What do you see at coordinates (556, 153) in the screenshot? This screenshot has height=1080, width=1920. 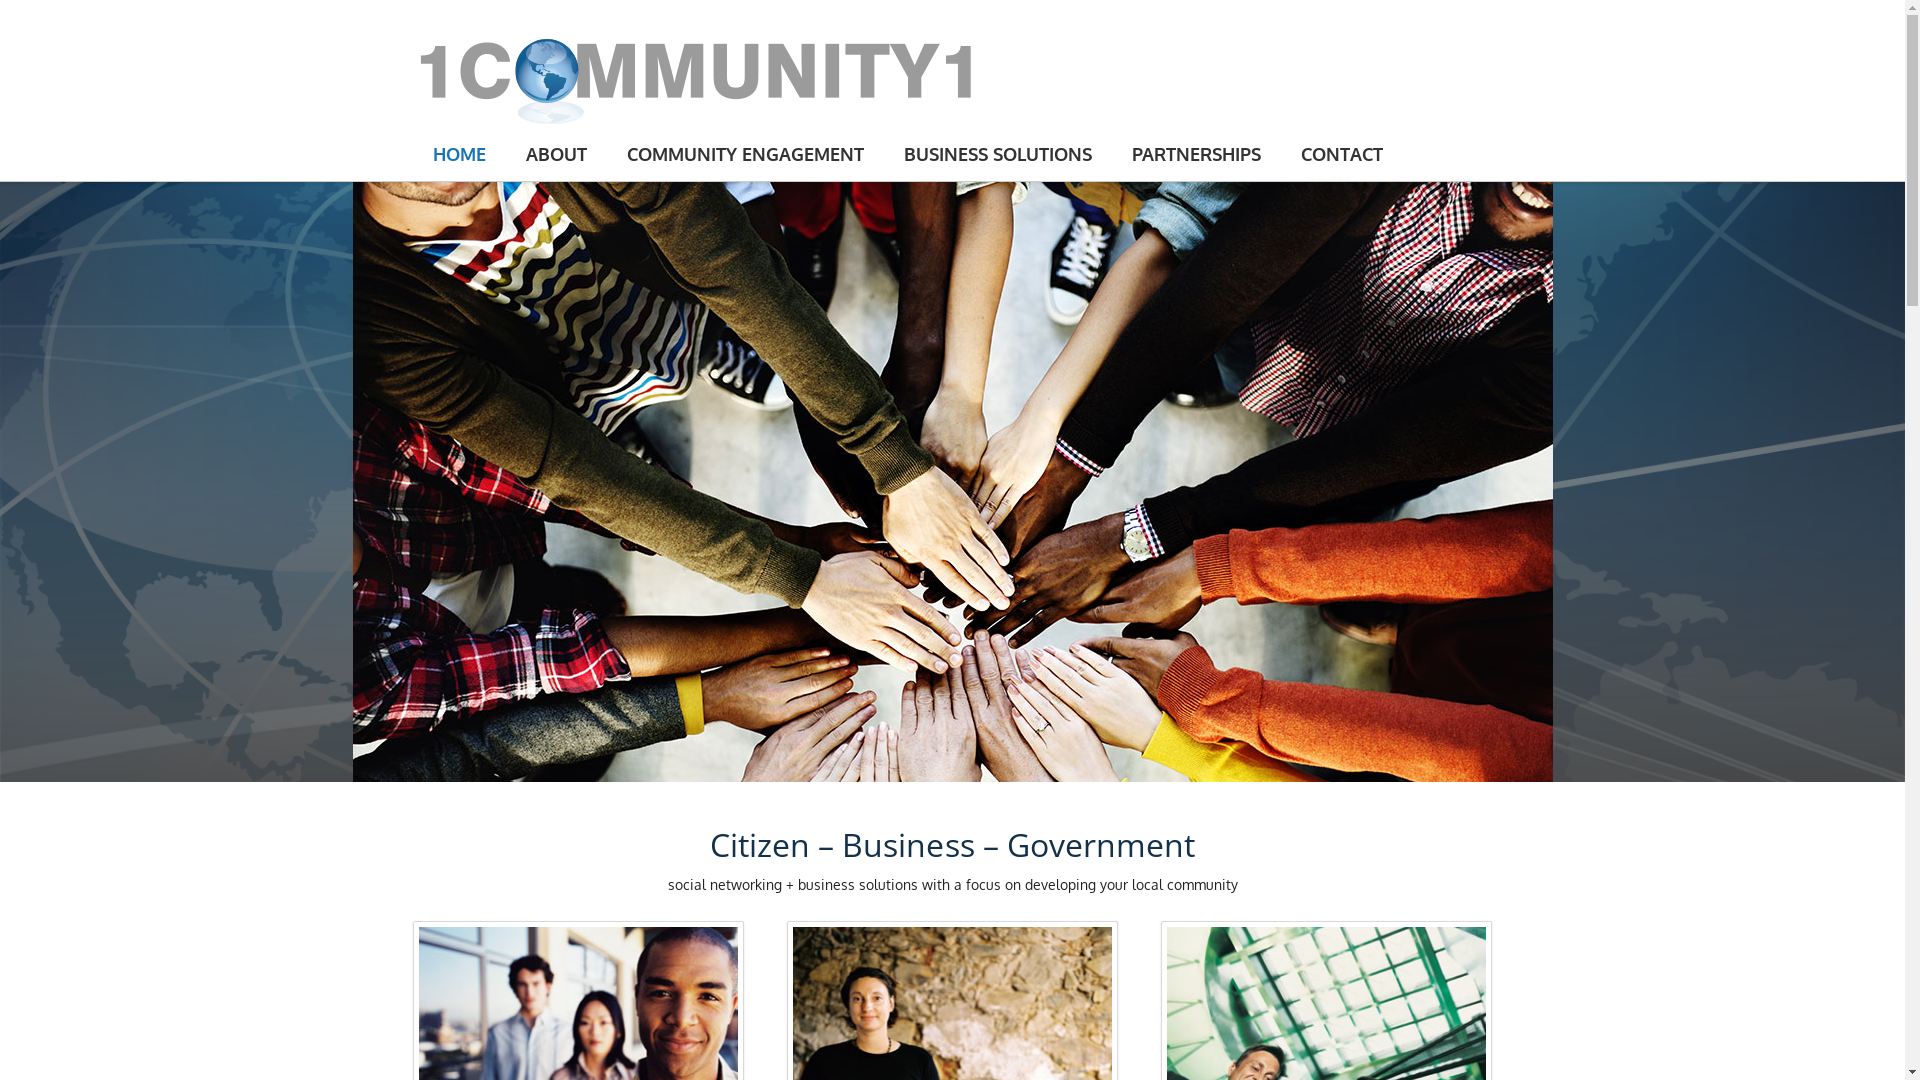 I see `'ABOUT'` at bounding box center [556, 153].